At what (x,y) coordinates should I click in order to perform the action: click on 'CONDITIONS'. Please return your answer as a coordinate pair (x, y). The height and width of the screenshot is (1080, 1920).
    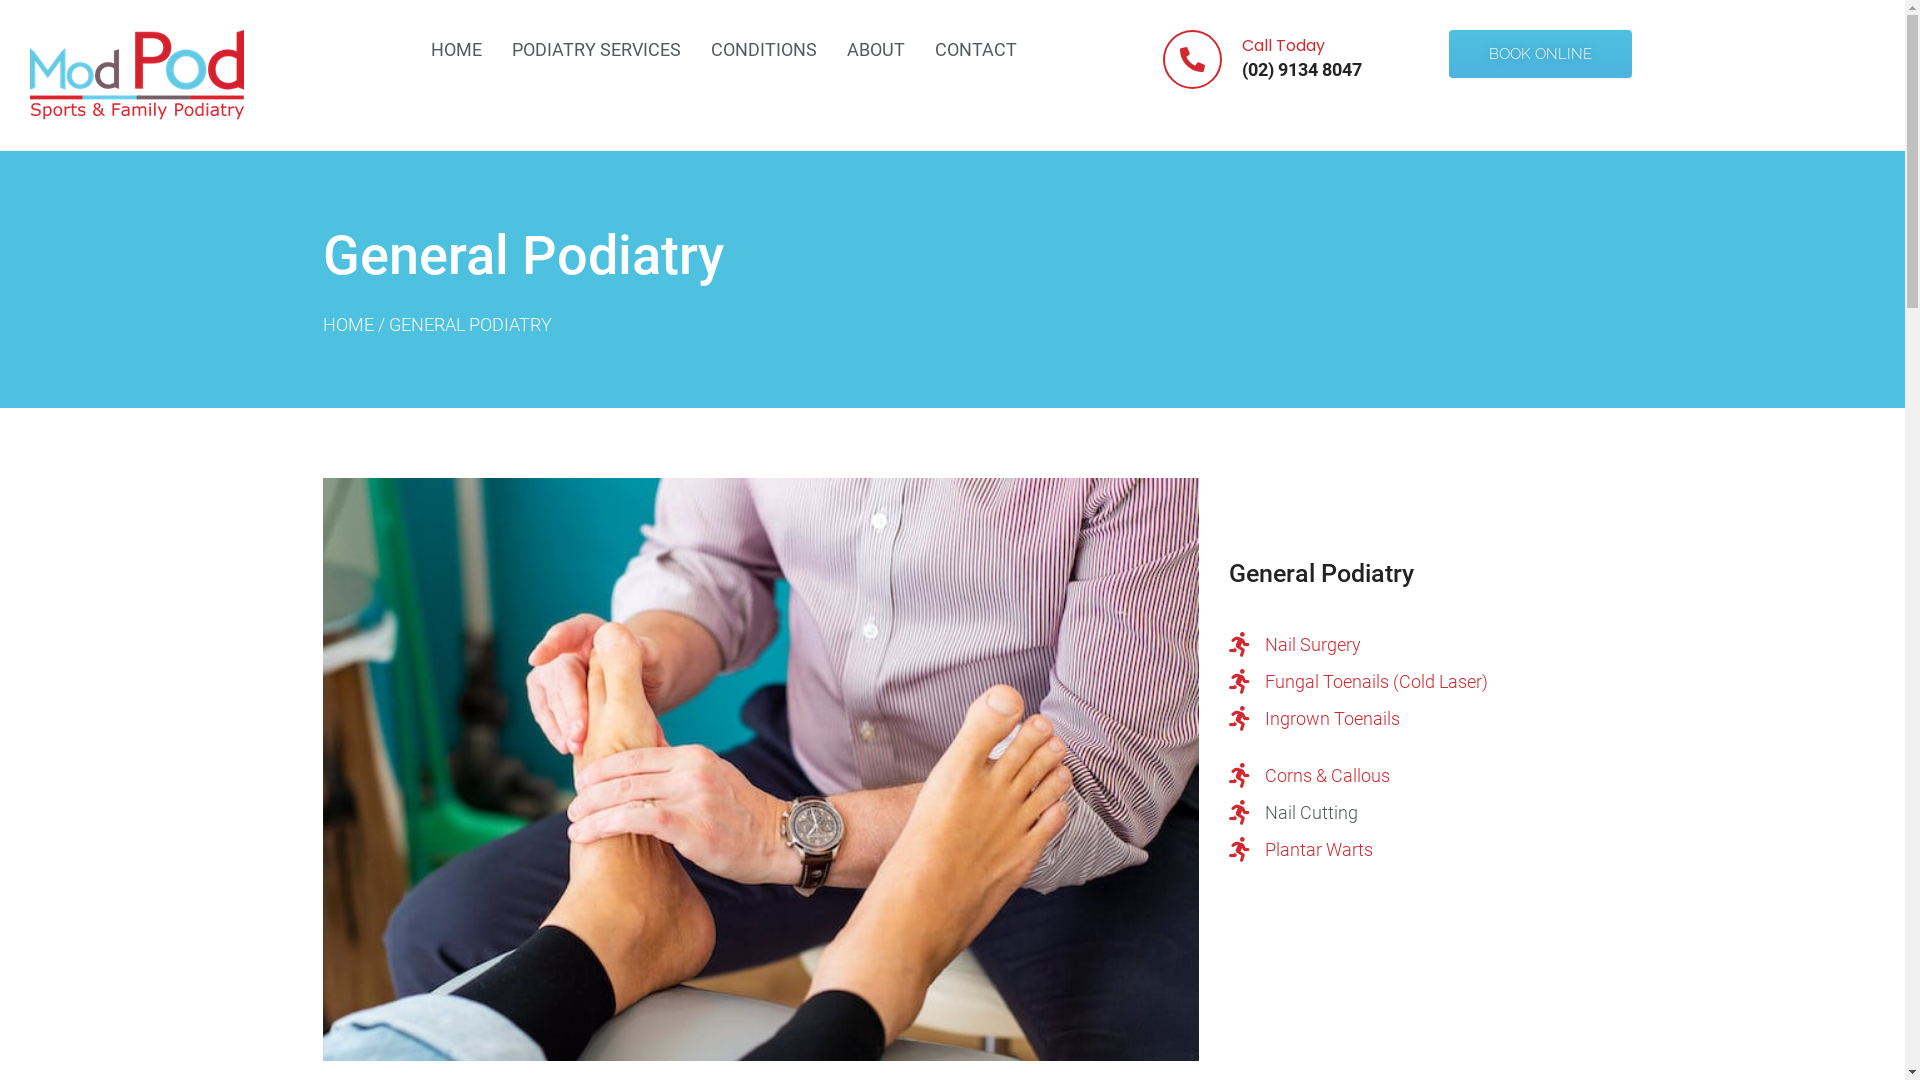
    Looking at the image, I should click on (762, 49).